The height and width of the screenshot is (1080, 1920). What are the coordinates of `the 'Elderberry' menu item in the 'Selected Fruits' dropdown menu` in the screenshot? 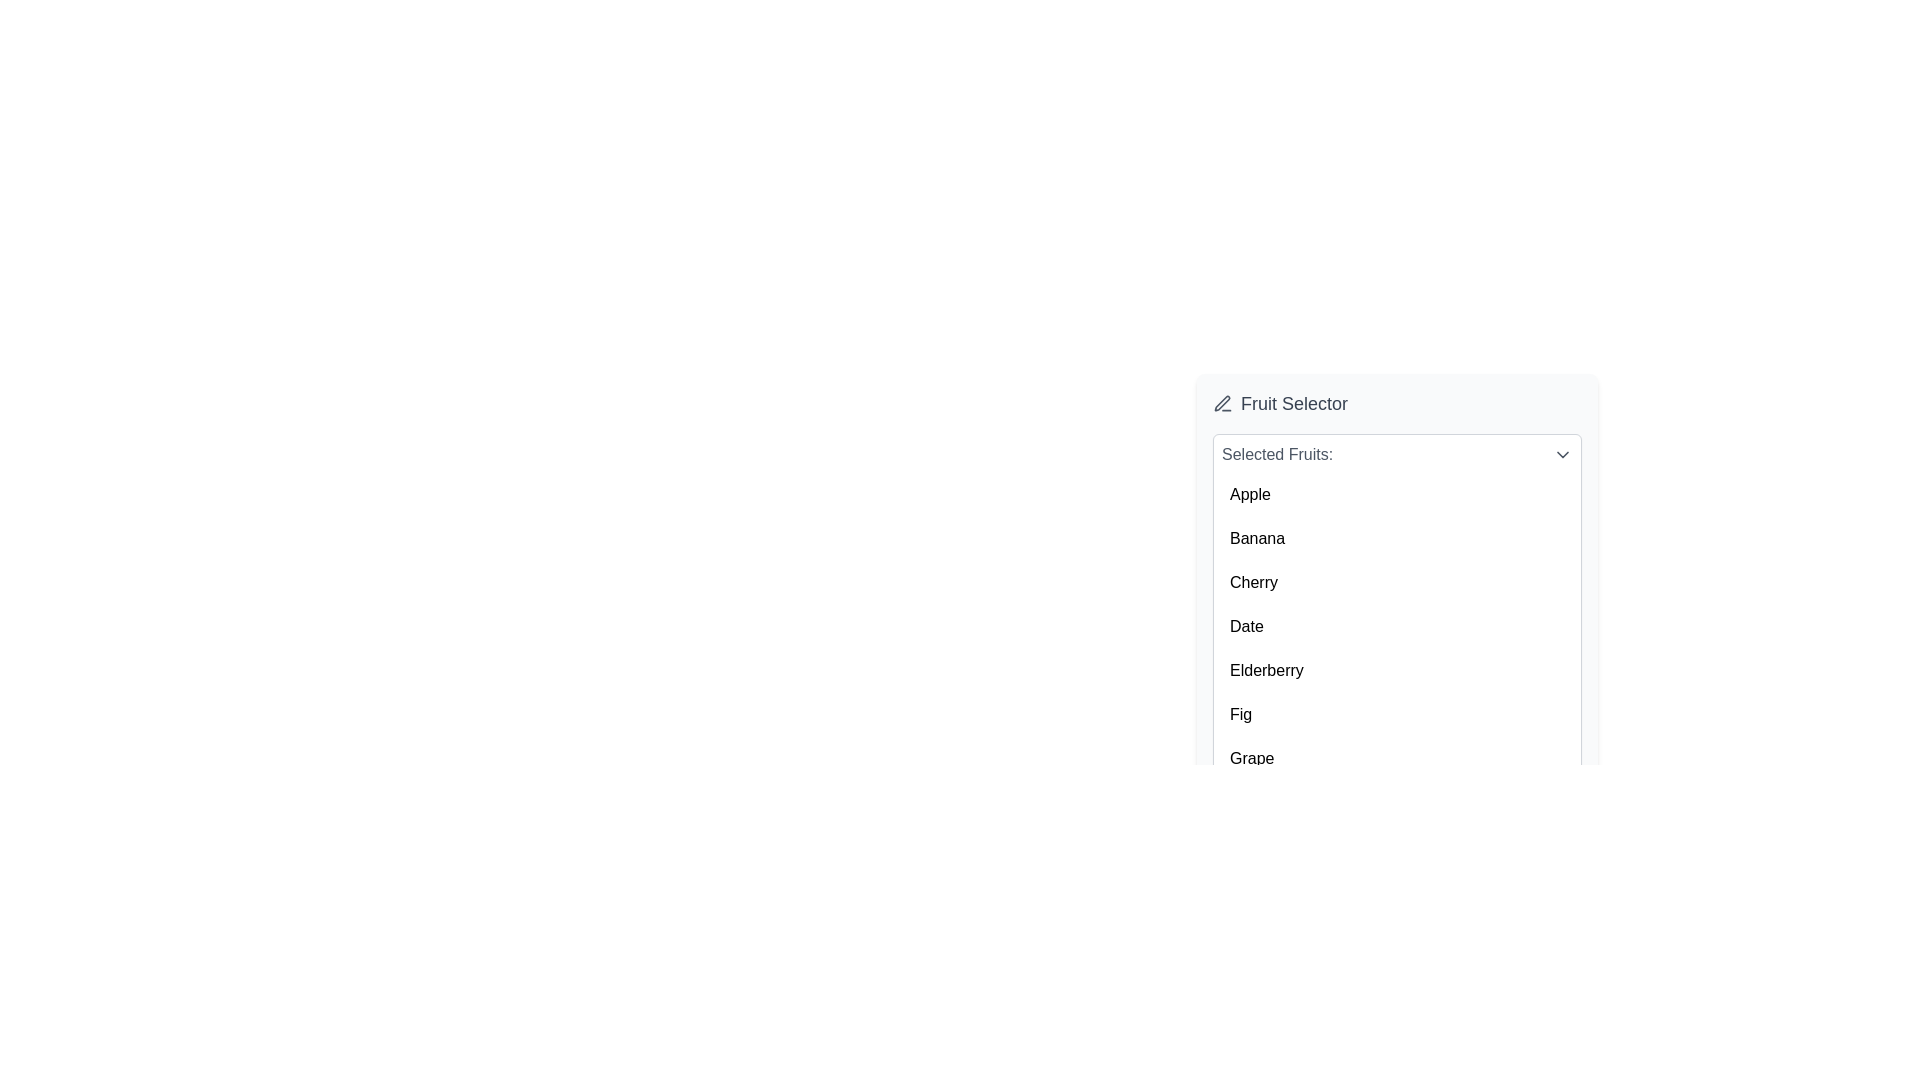 It's located at (1396, 671).